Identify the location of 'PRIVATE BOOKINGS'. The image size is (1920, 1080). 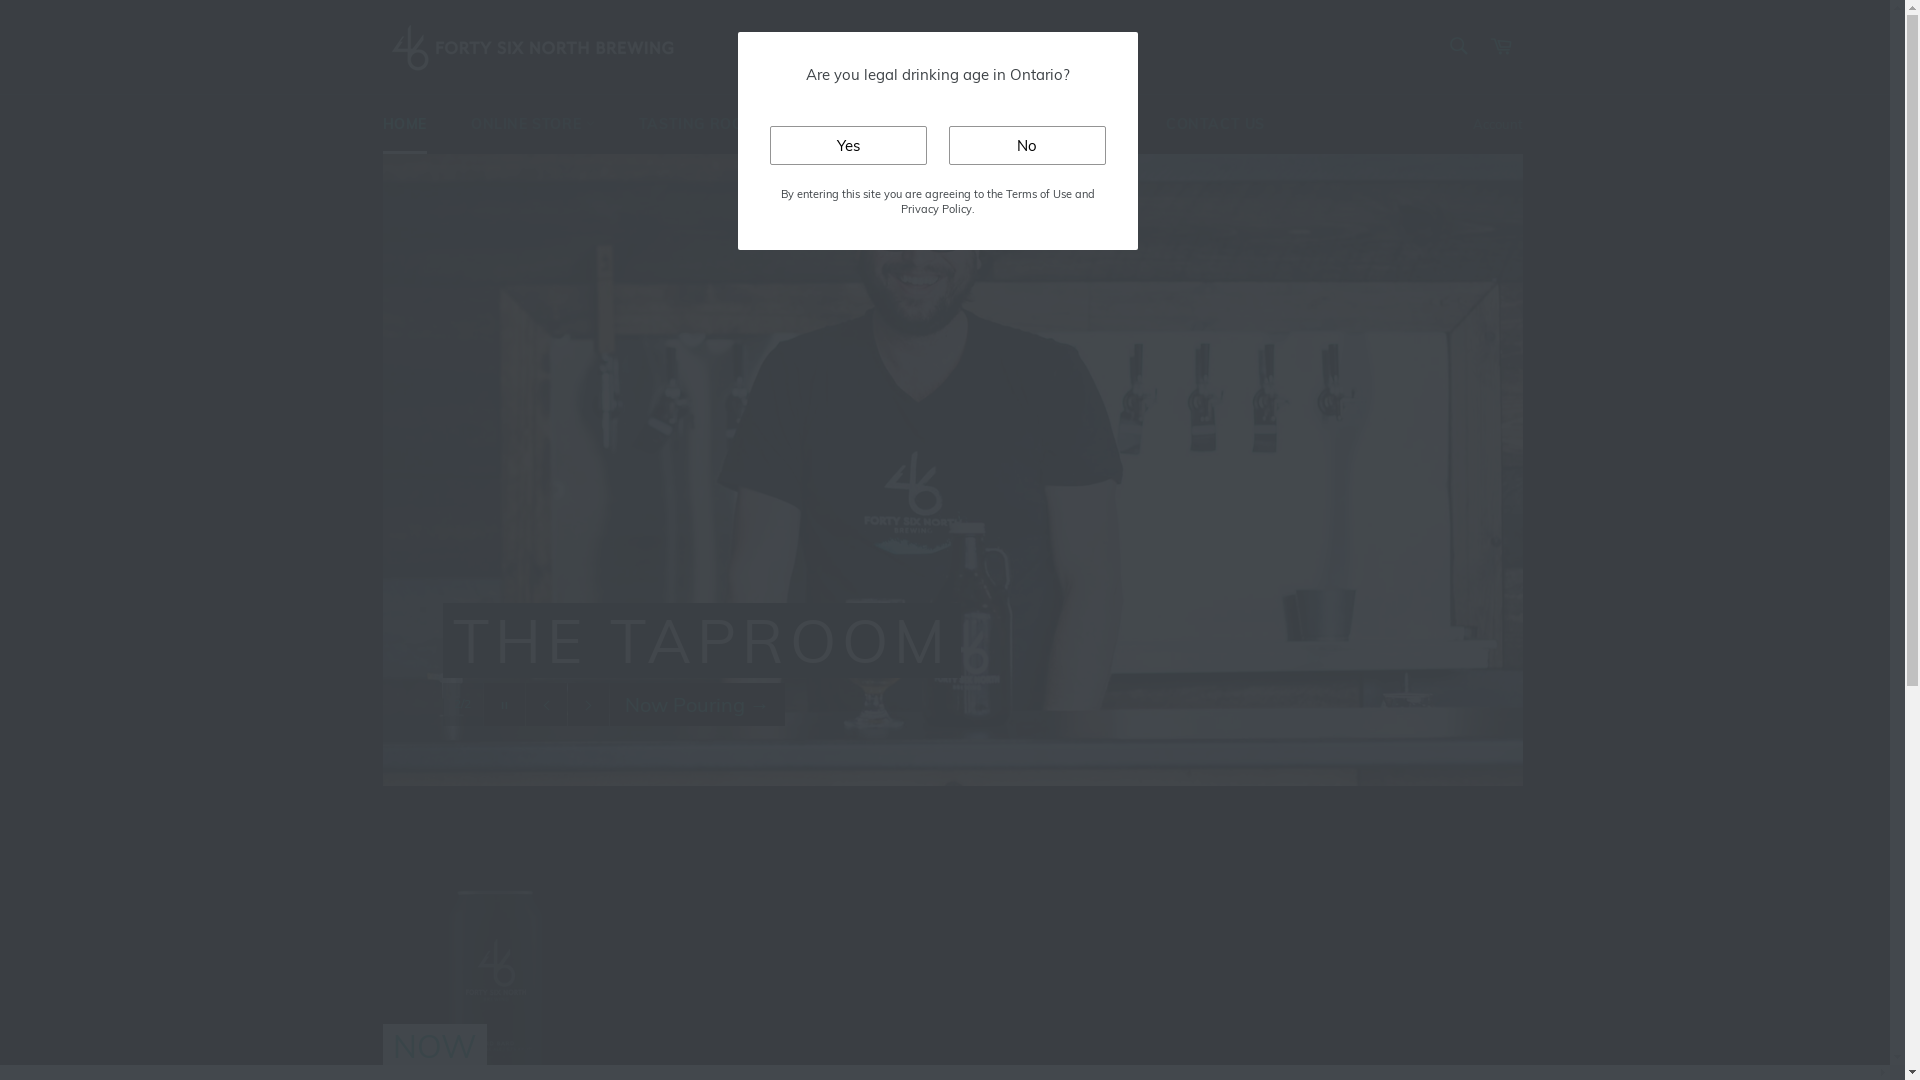
(792, 124).